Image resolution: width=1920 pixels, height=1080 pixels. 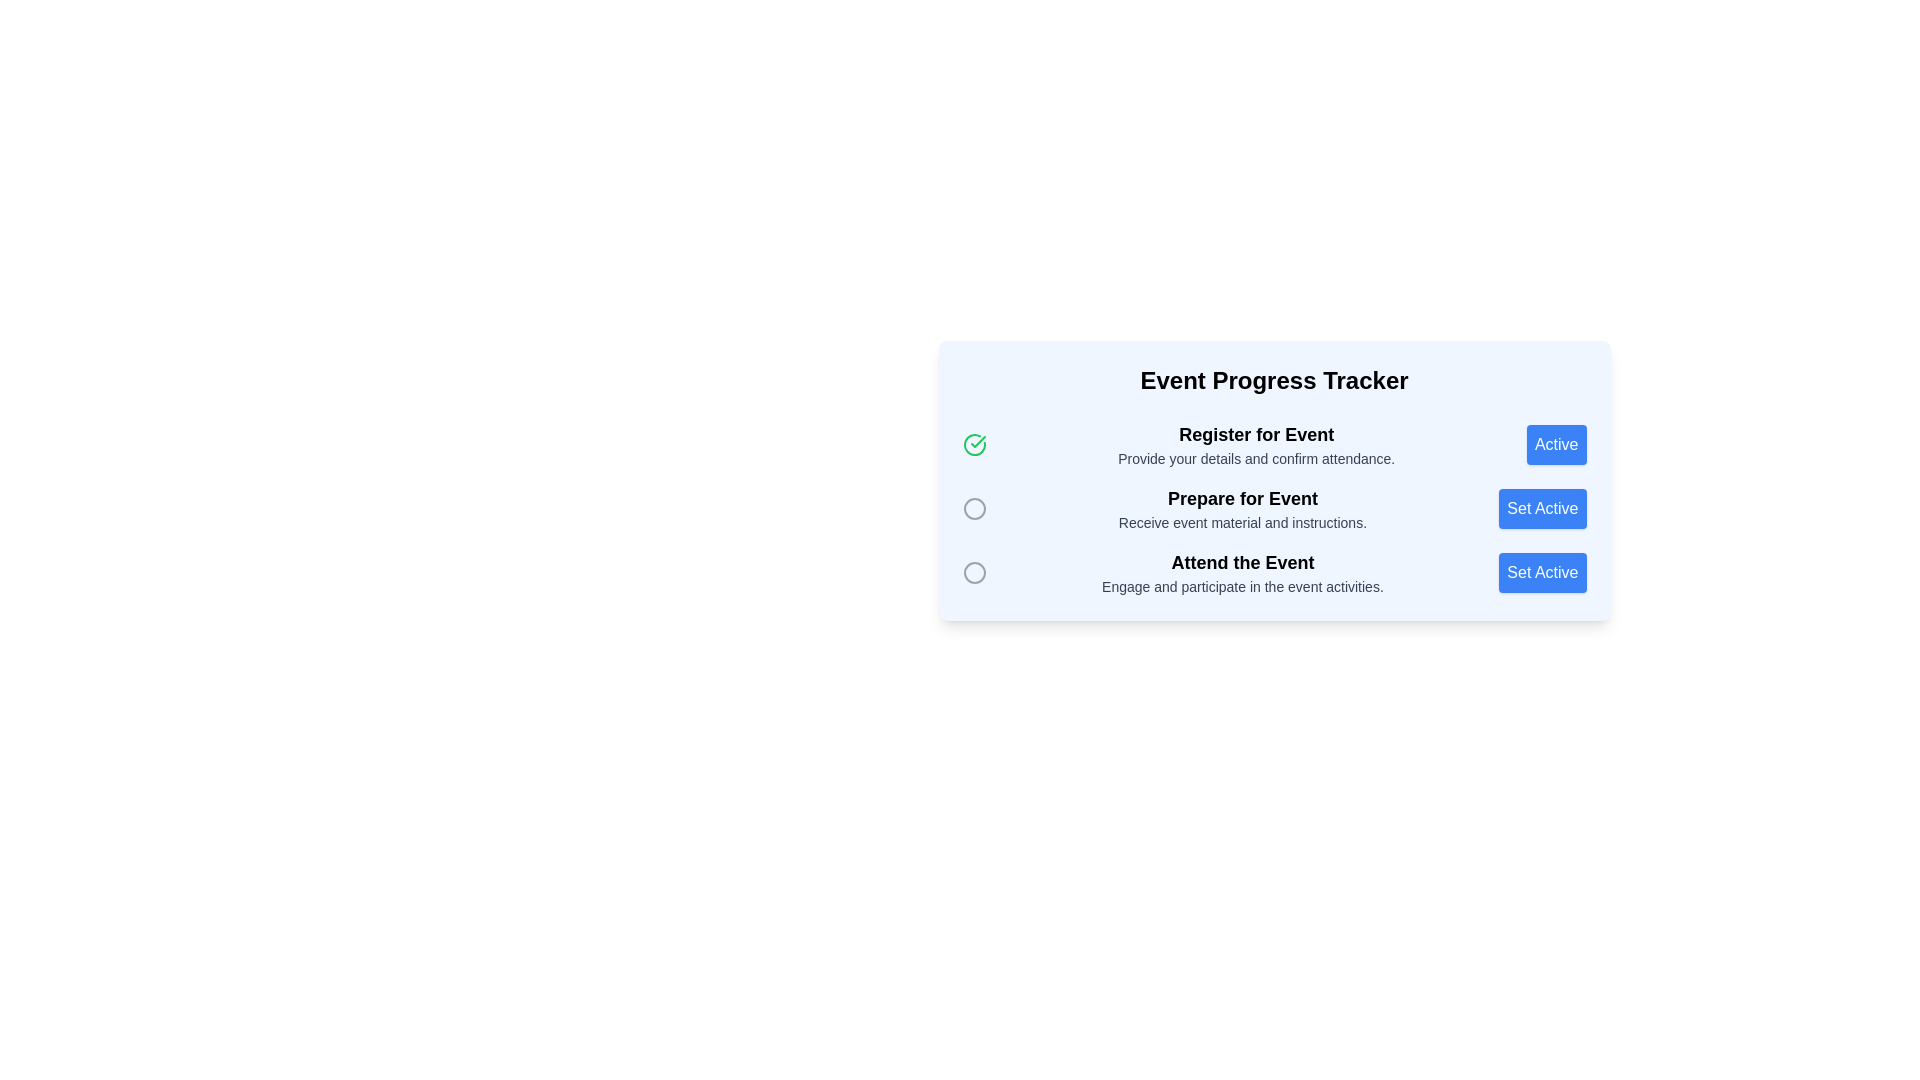 I want to click on the third gray circular indicator icon in the Event Progress Tracker section, which has a hollow center and is positioned to the left of the 'Attend the Event' text, so click(x=974, y=573).